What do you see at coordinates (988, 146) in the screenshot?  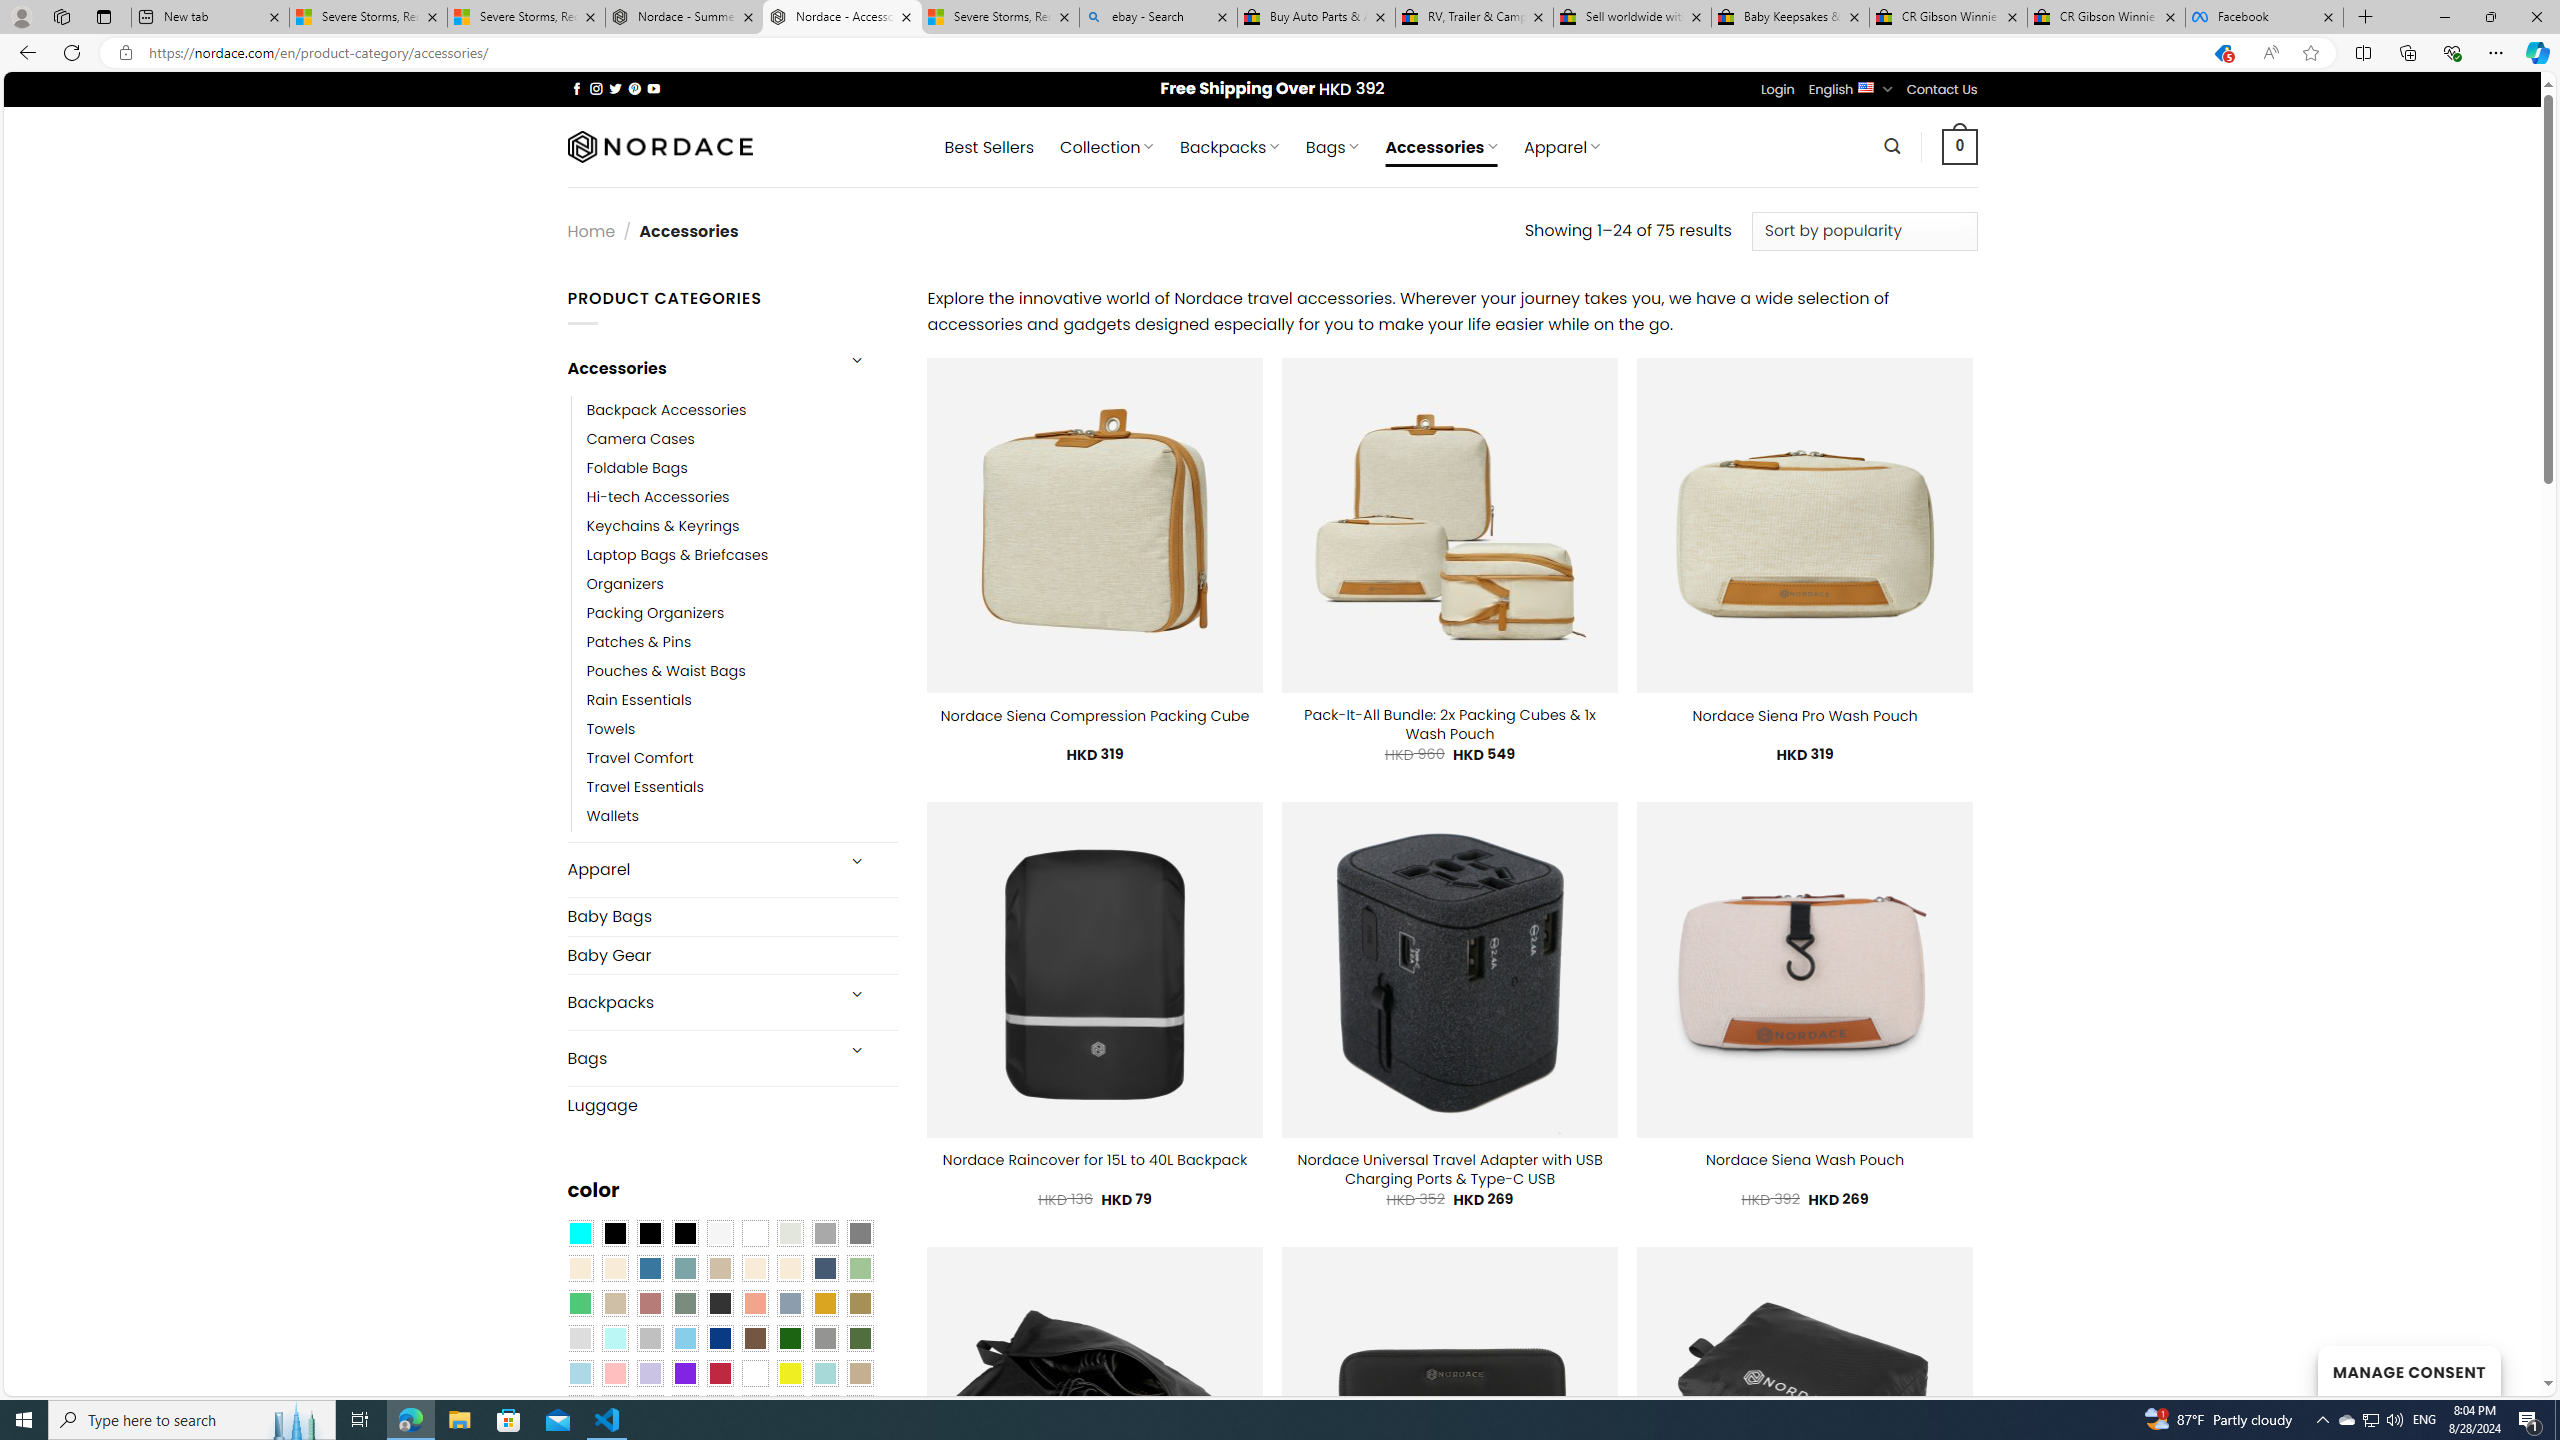 I see `' Best Sellers'` at bounding box center [988, 146].